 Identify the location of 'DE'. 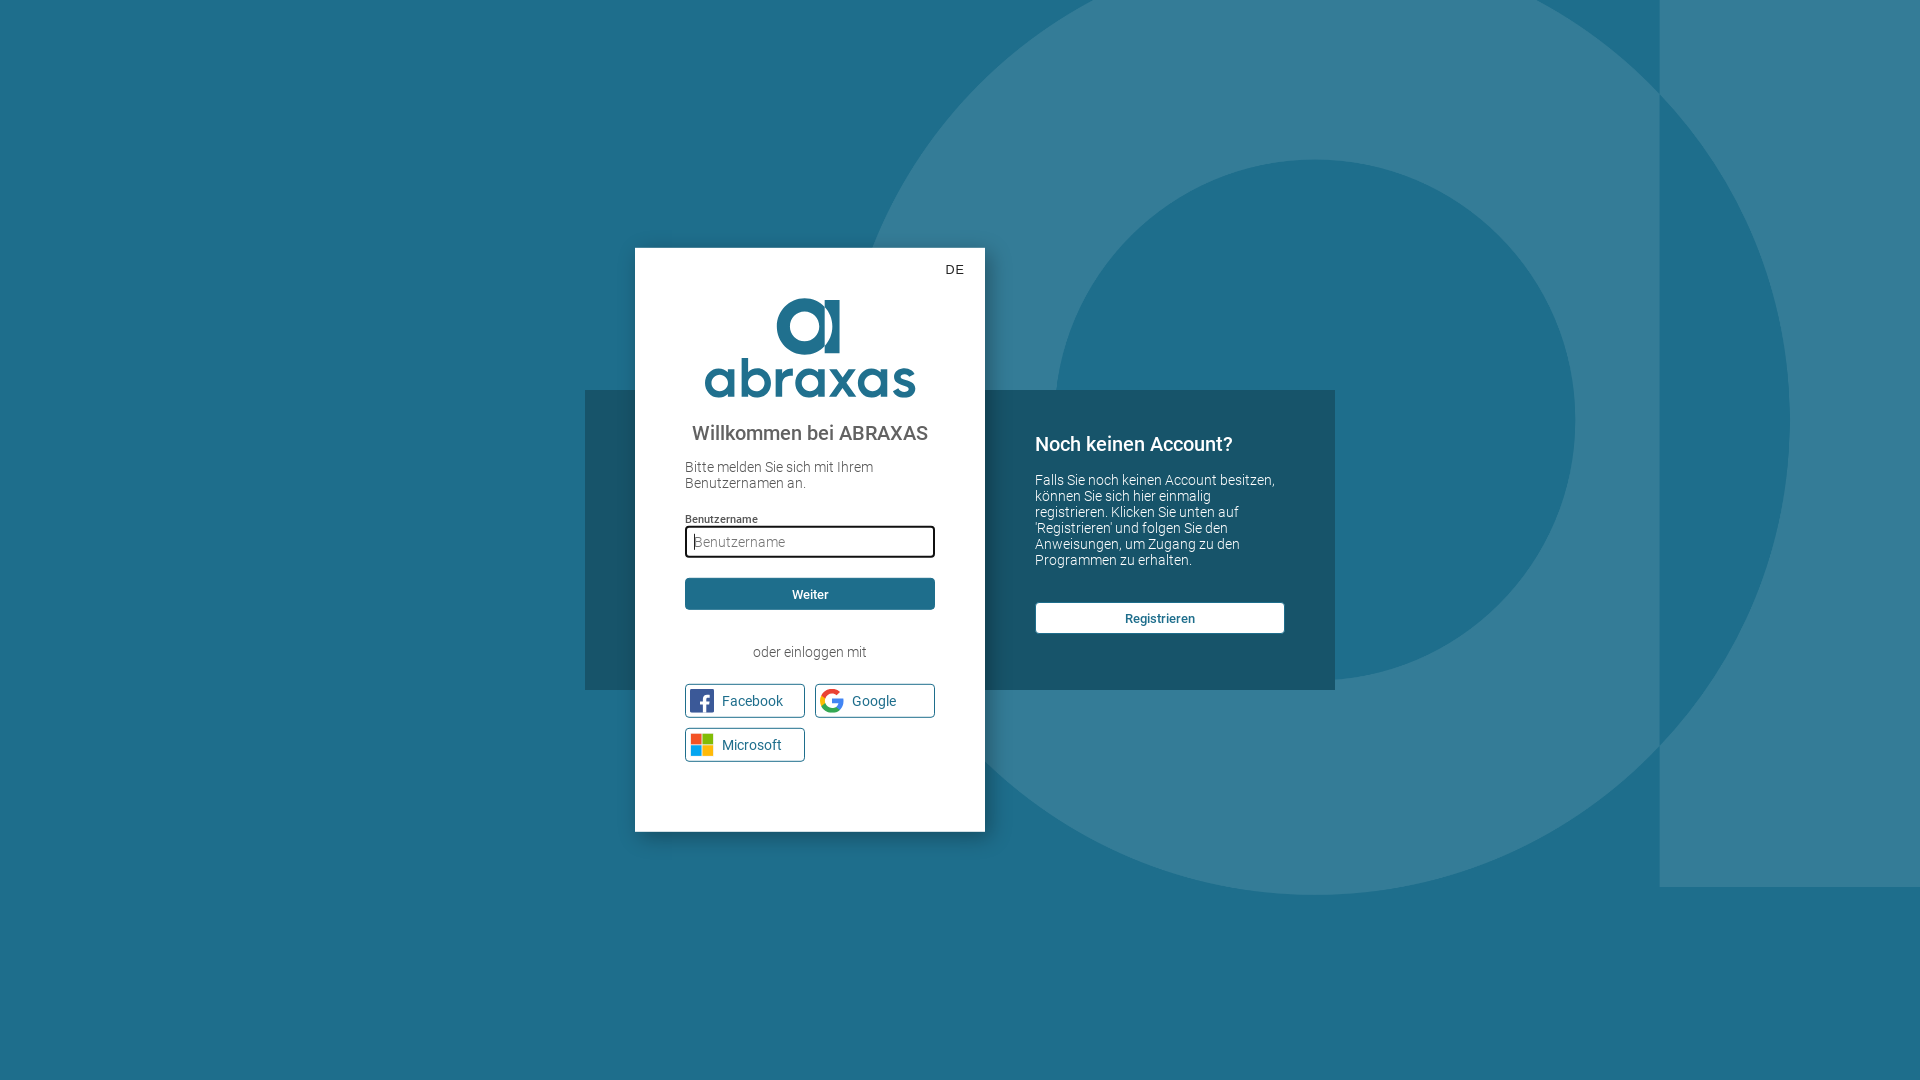
(925, 270).